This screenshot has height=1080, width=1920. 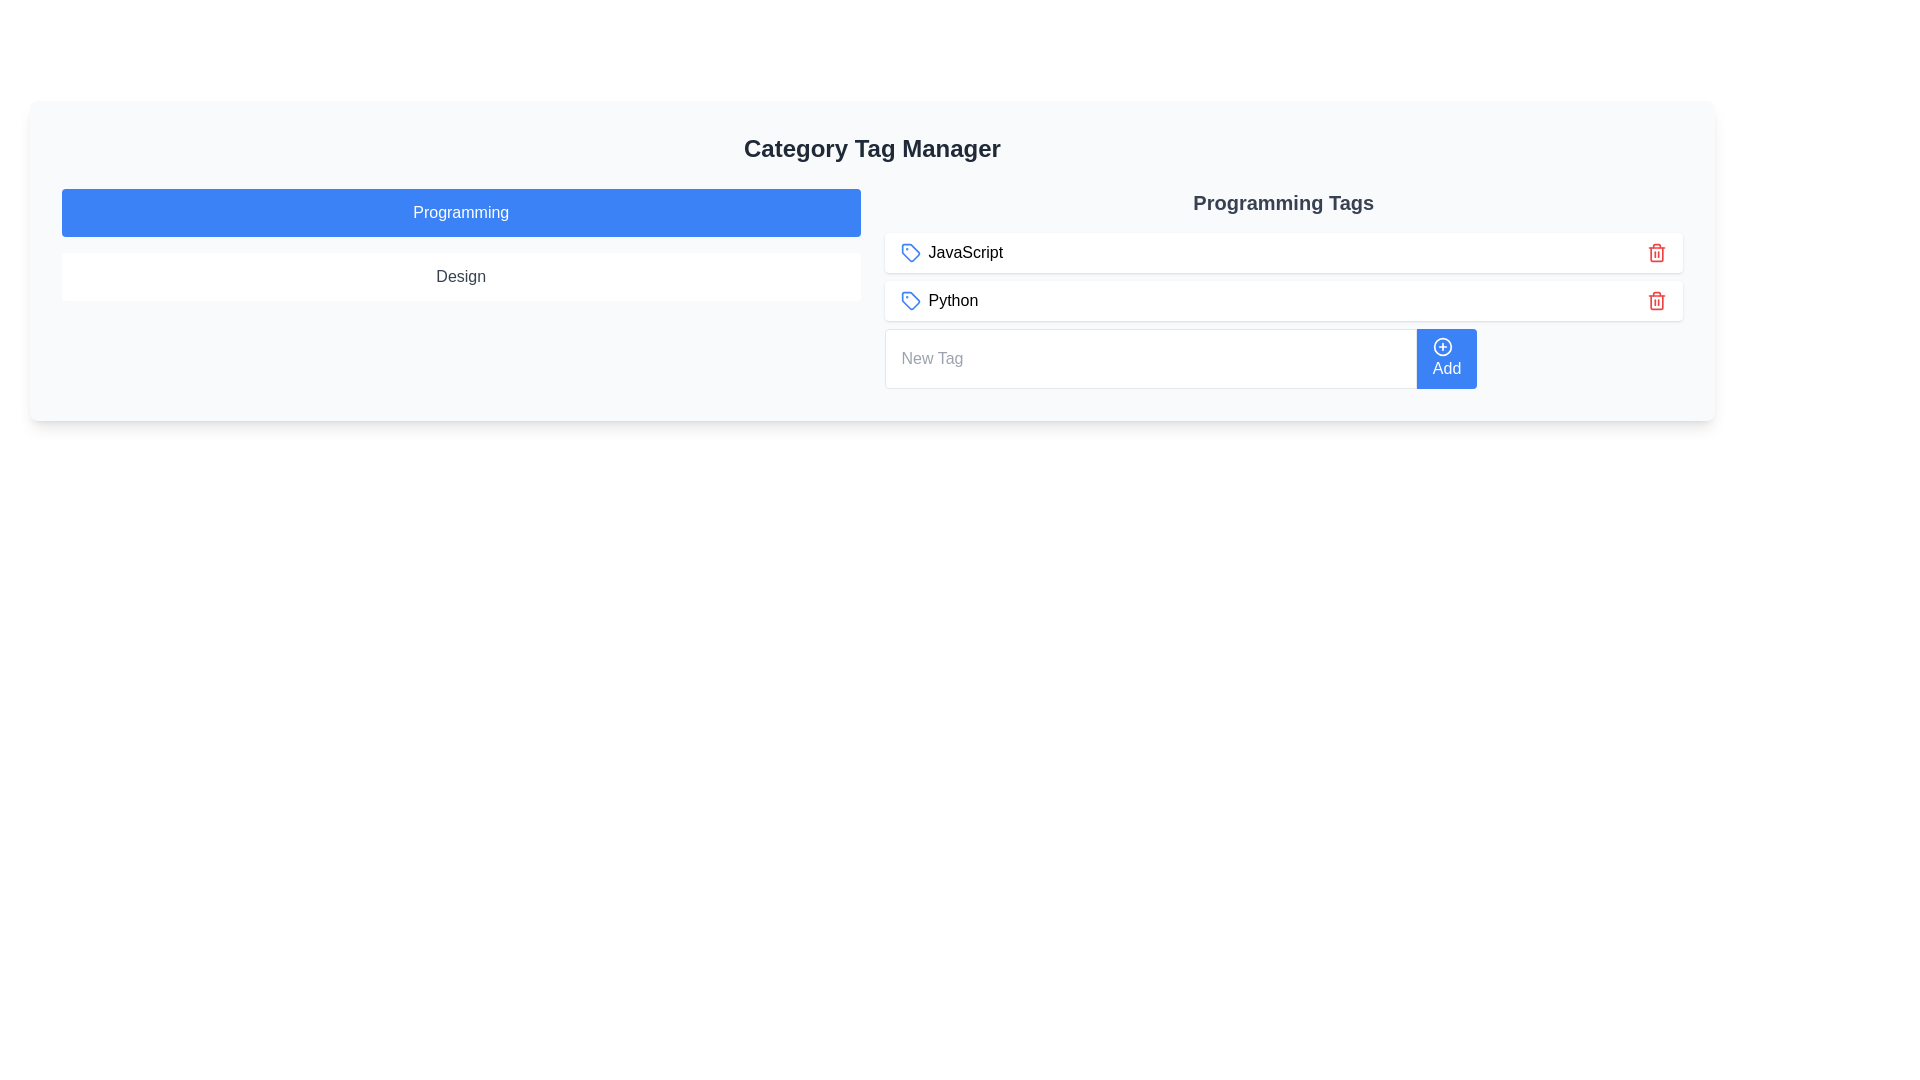 What do you see at coordinates (1442, 346) in the screenshot?
I see `the icon represented by a circle within an SVG, which is positioned to the right of the 'New Tag' text input field and adjacent to the 'Add' button` at bounding box center [1442, 346].